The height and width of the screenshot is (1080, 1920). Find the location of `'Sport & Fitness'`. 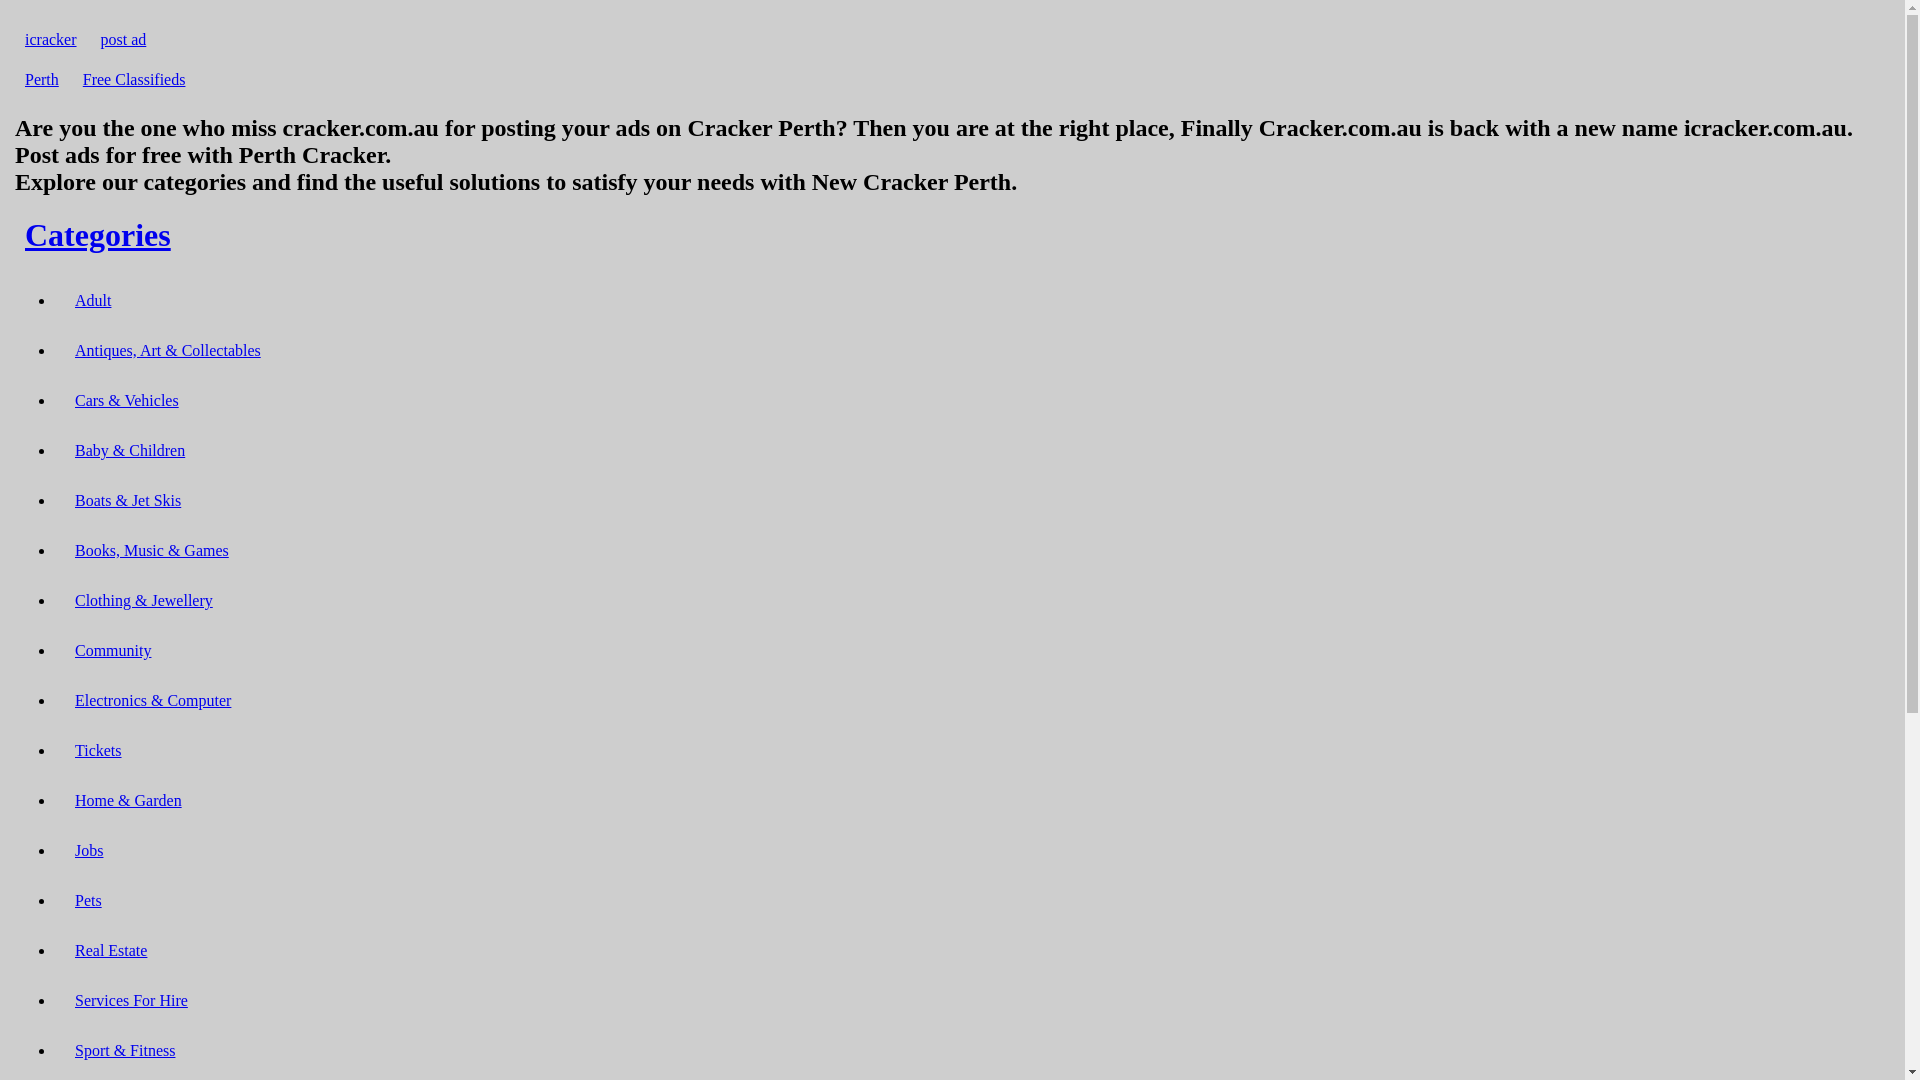

'Sport & Fitness' is located at coordinates (123, 1049).